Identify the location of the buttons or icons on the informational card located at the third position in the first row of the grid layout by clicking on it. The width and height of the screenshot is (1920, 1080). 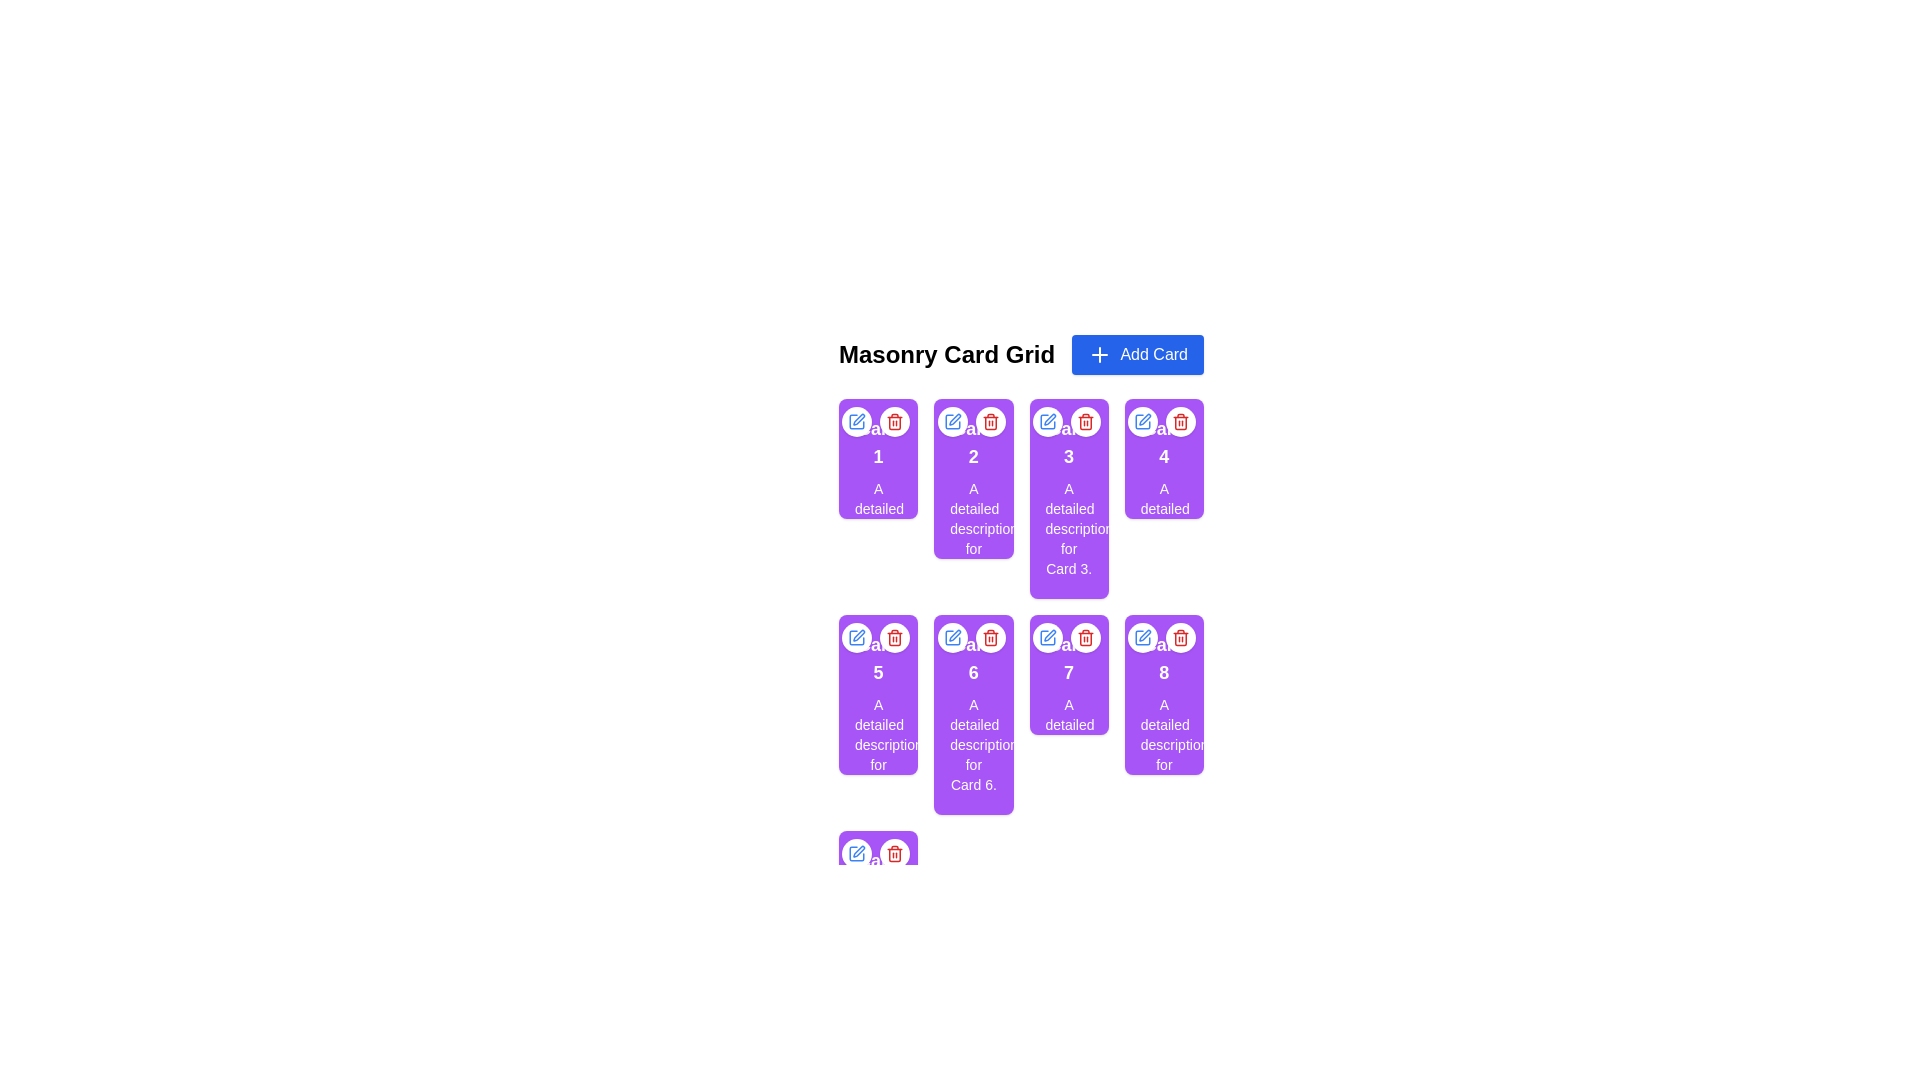
(1068, 497).